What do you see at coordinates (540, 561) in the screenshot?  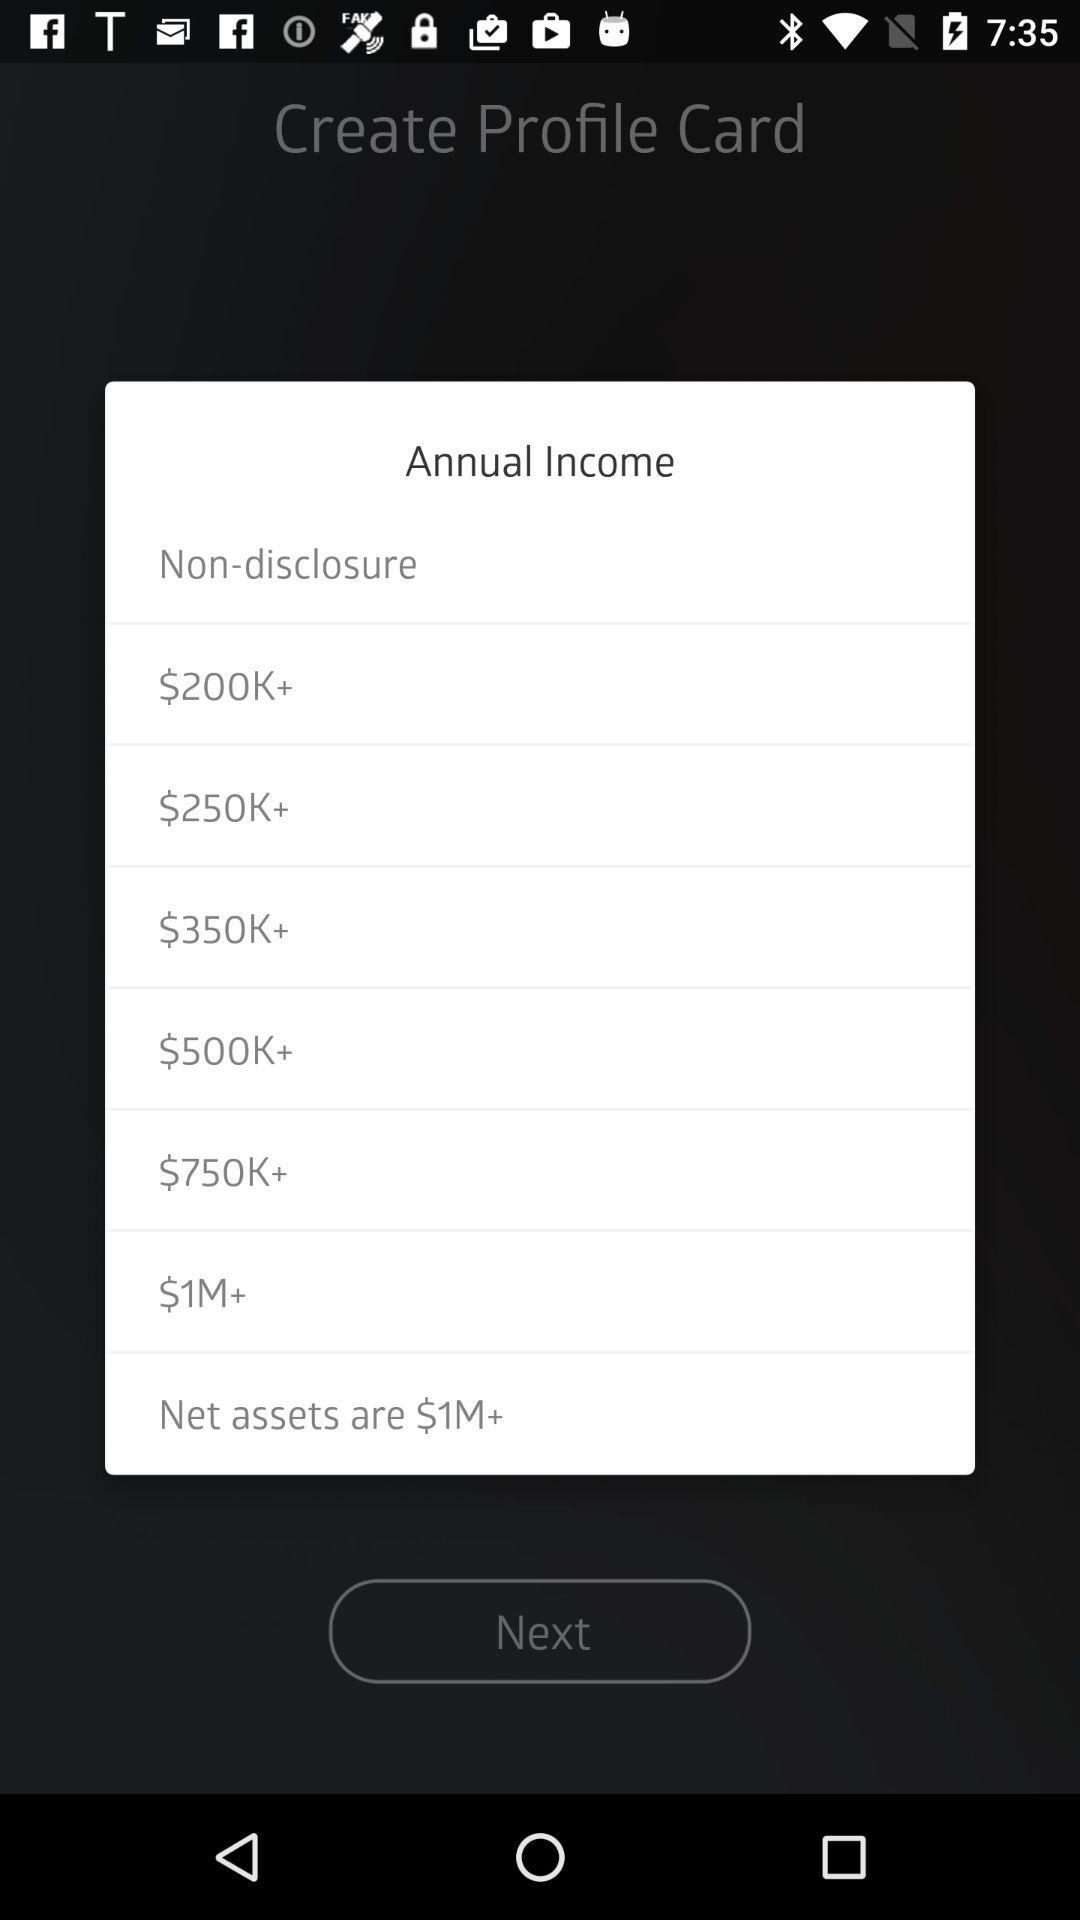 I see `non-disclosure icon` at bounding box center [540, 561].